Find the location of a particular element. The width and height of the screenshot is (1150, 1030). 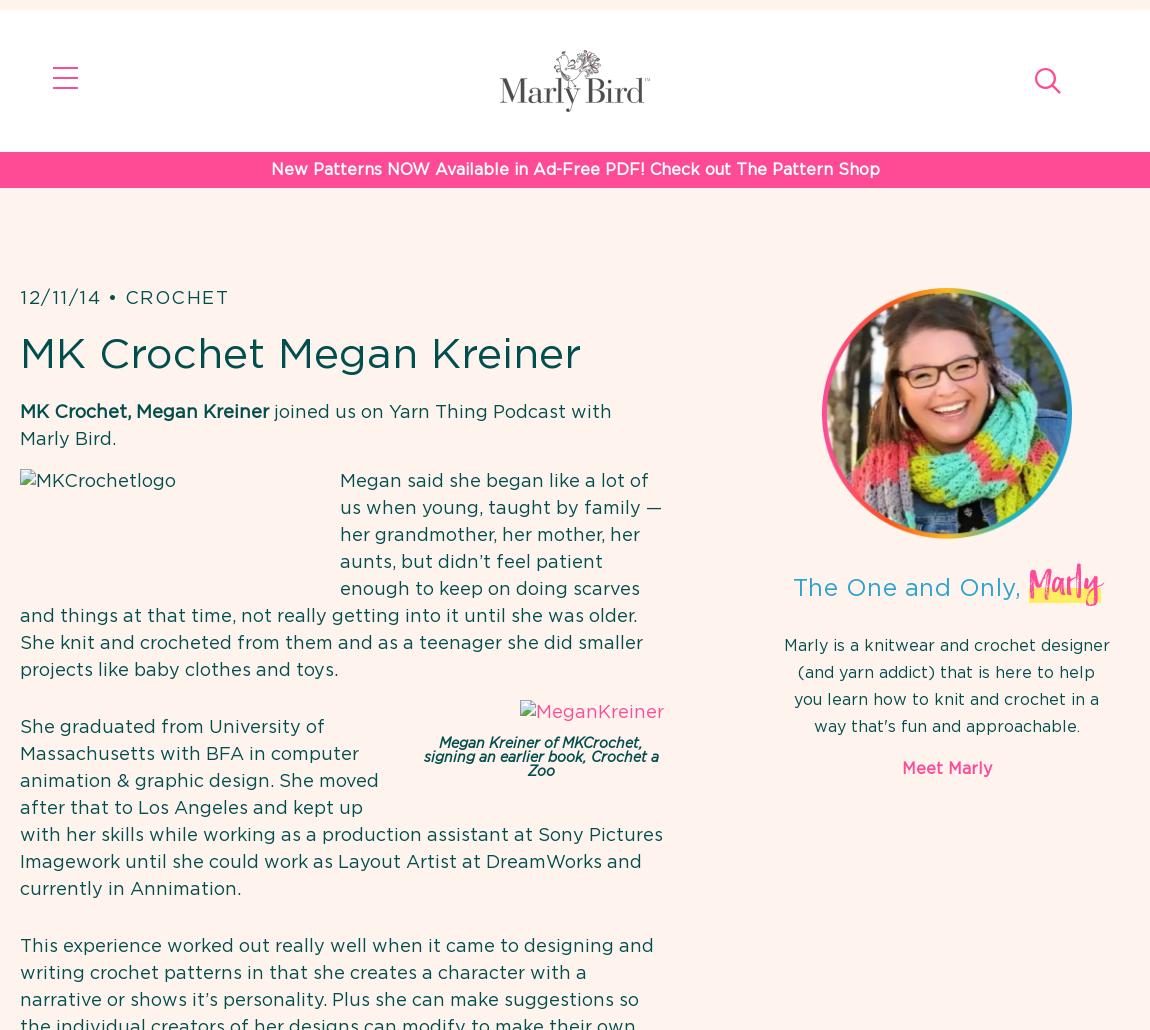

'Crochet' is located at coordinates (175, 298).